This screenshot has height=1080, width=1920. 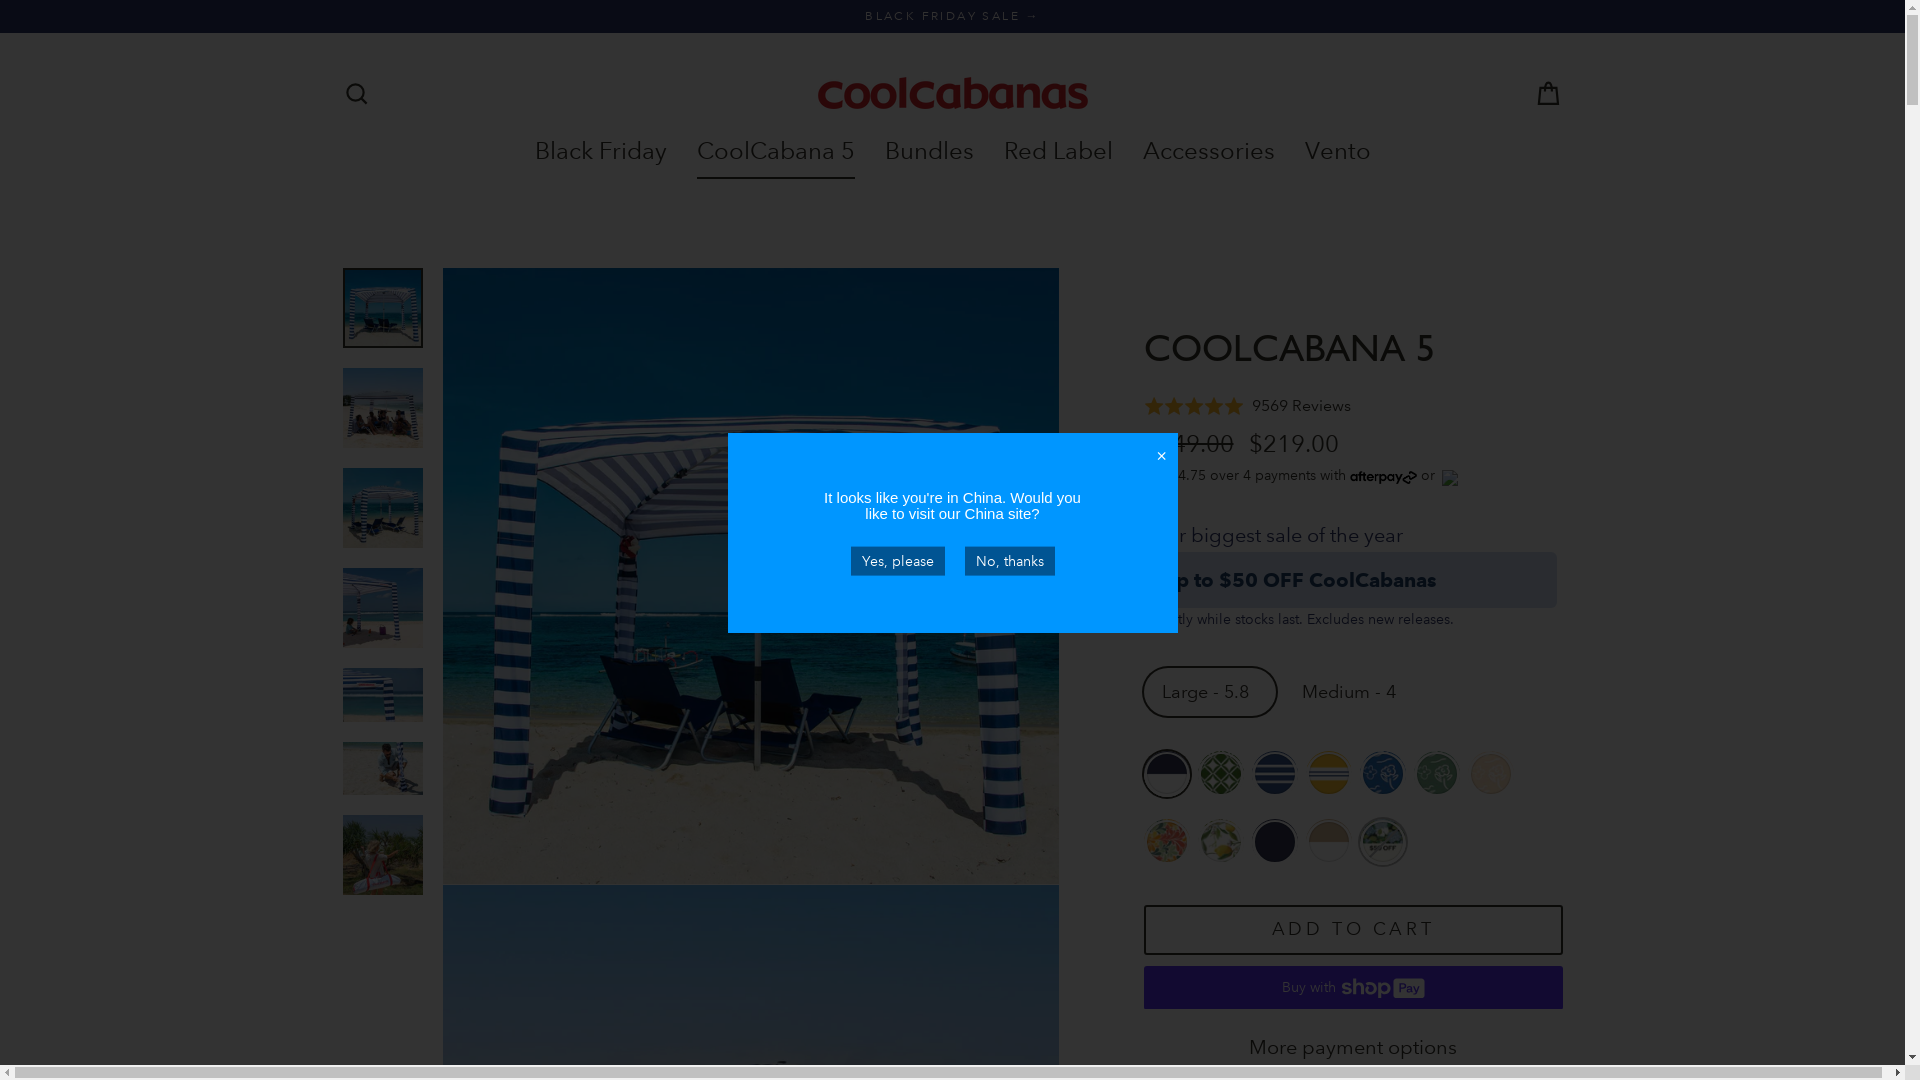 I want to click on 'Accessories', so click(x=1208, y=149).